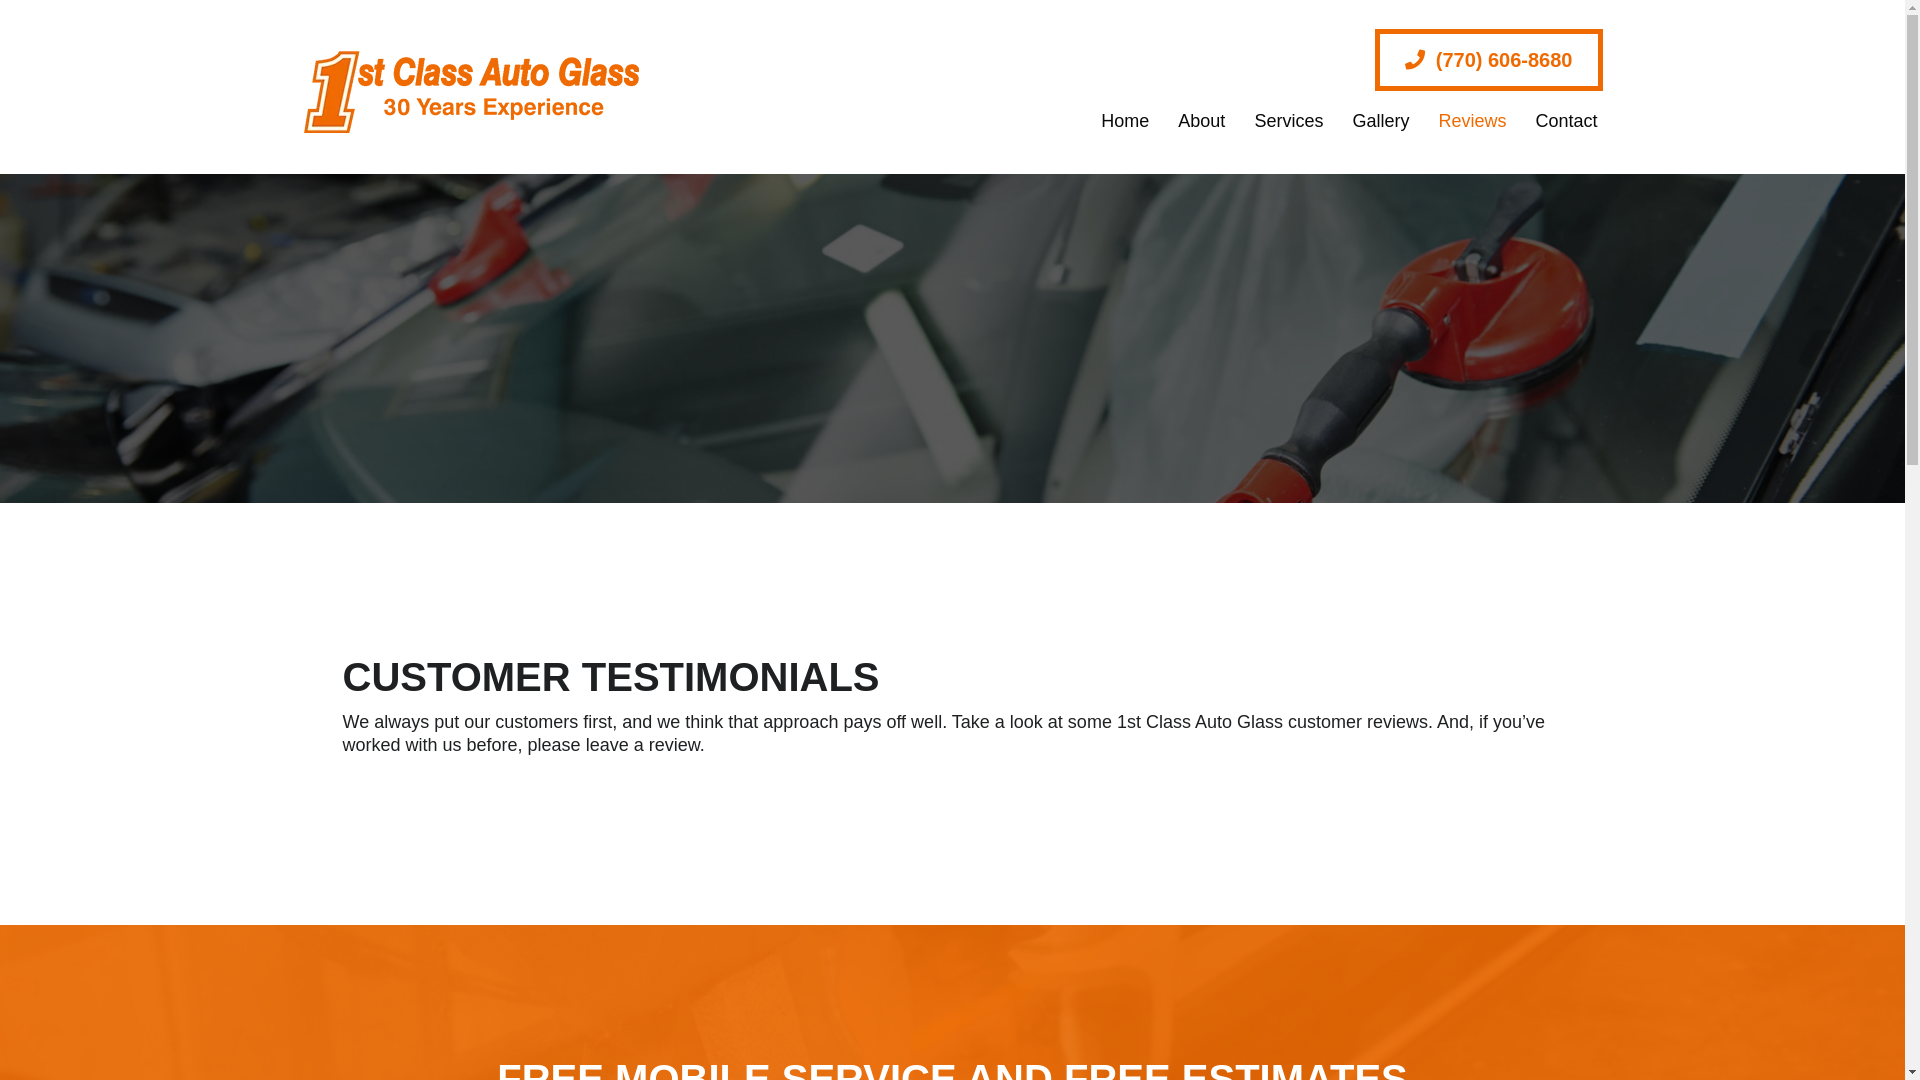 This screenshot has height=1080, width=1920. What do you see at coordinates (1462, 120) in the screenshot?
I see `'Reviews'` at bounding box center [1462, 120].